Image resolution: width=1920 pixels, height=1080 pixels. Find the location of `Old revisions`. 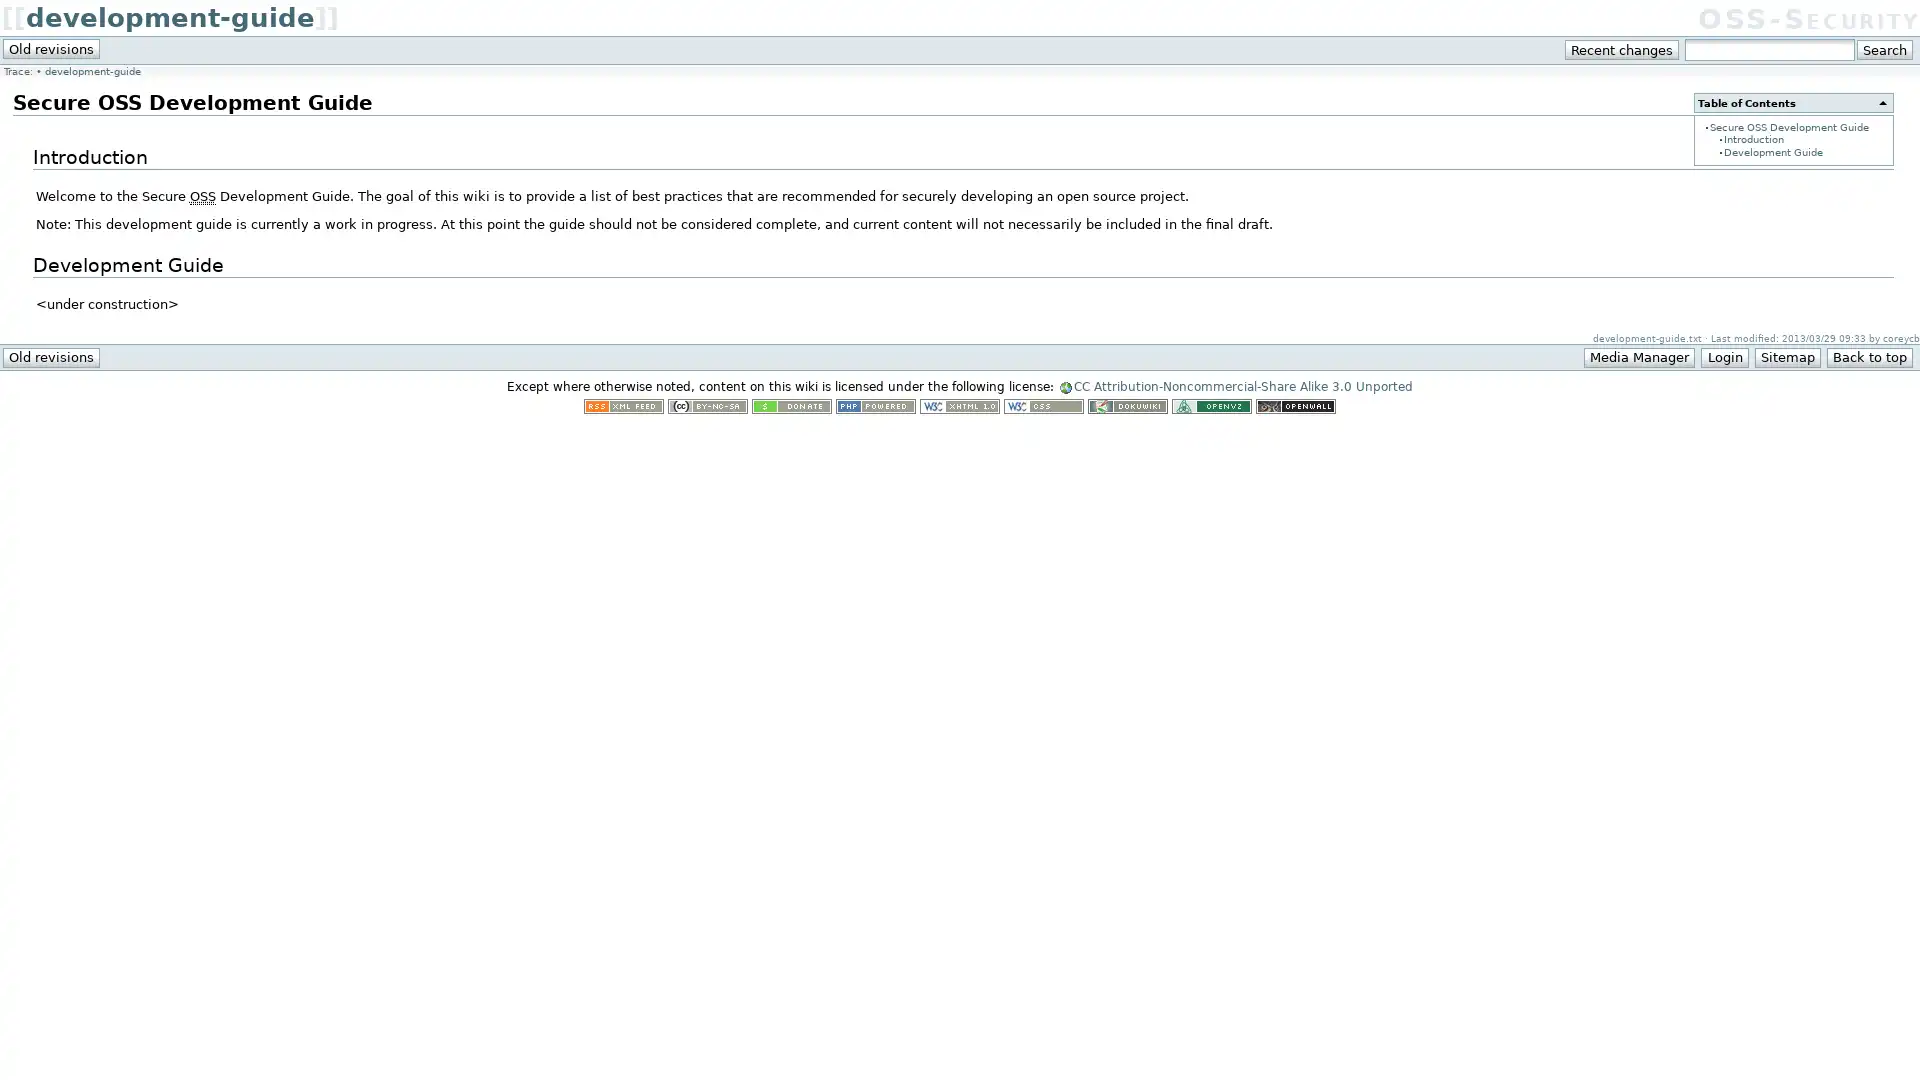

Old revisions is located at coordinates (51, 48).